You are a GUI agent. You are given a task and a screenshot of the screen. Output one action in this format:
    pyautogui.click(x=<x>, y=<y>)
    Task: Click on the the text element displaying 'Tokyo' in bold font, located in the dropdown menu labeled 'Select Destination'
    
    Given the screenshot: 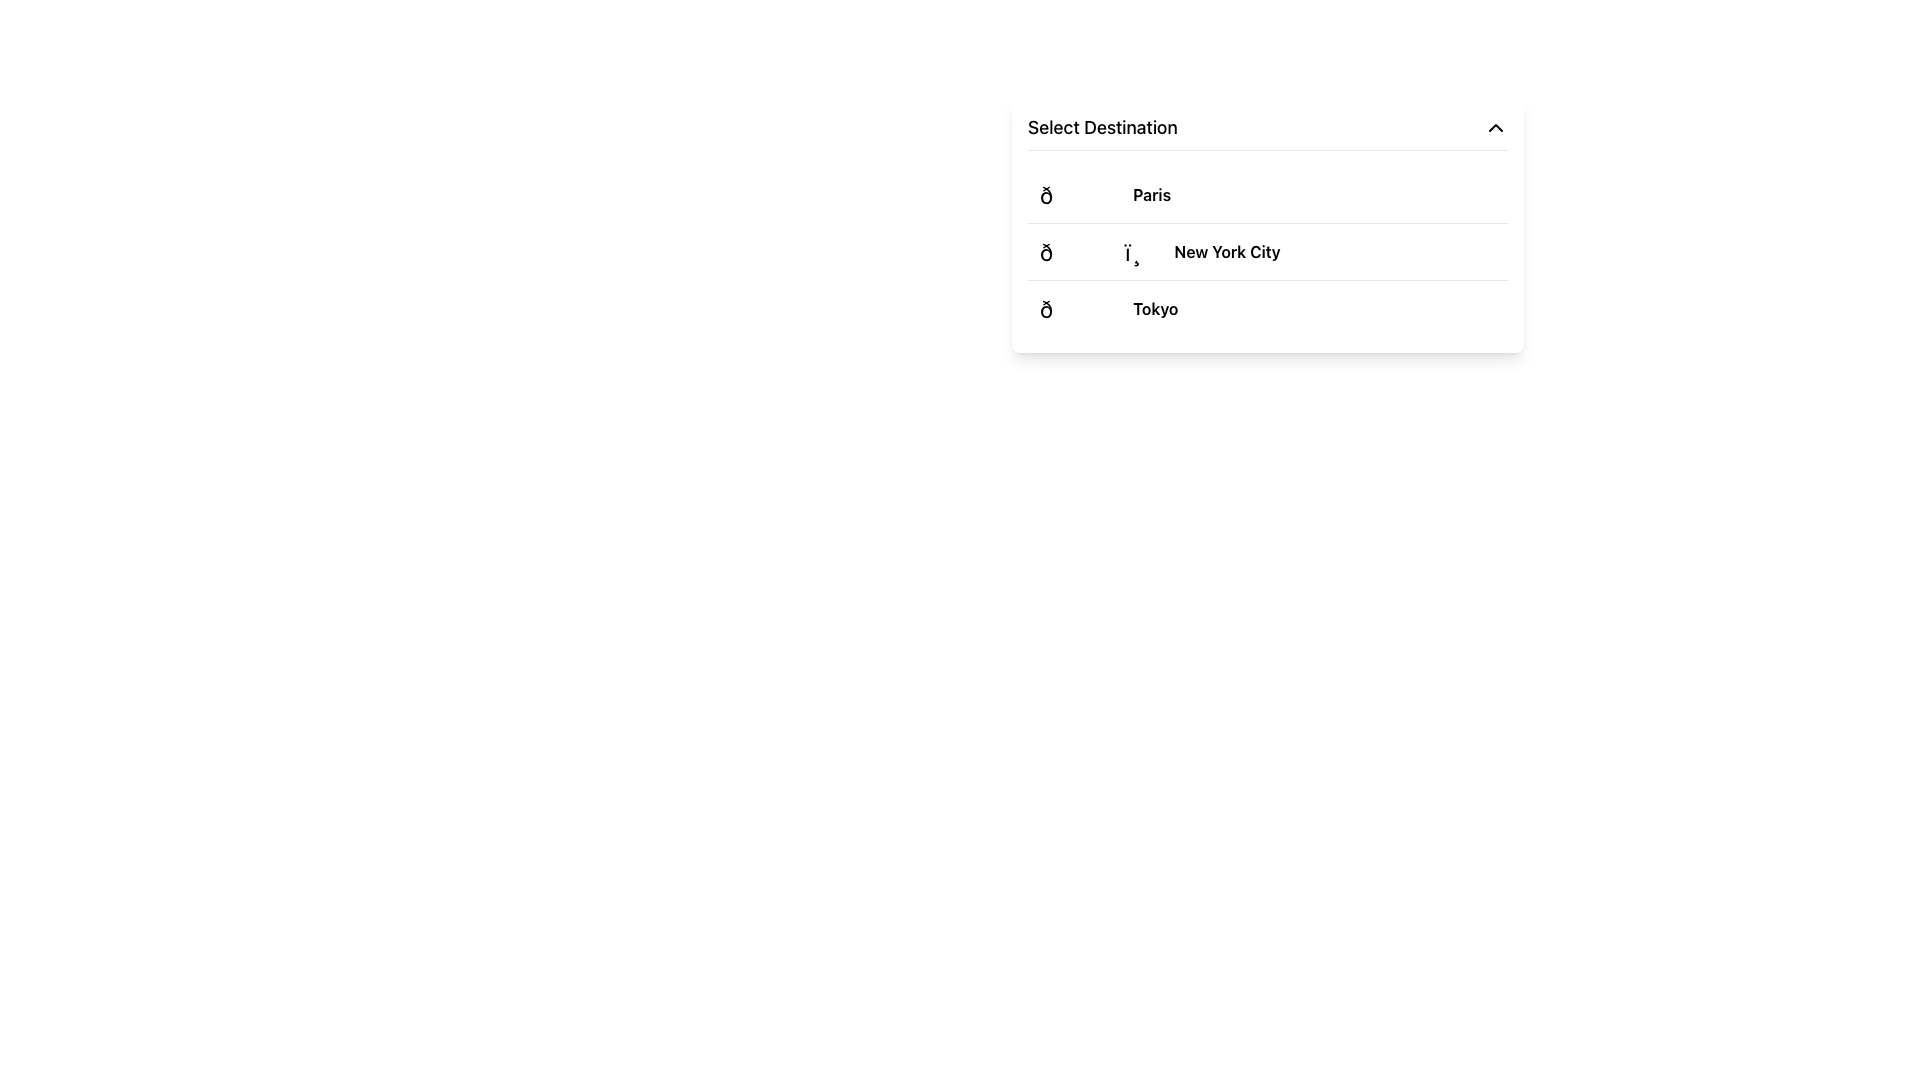 What is the action you would take?
    pyautogui.click(x=1155, y=308)
    